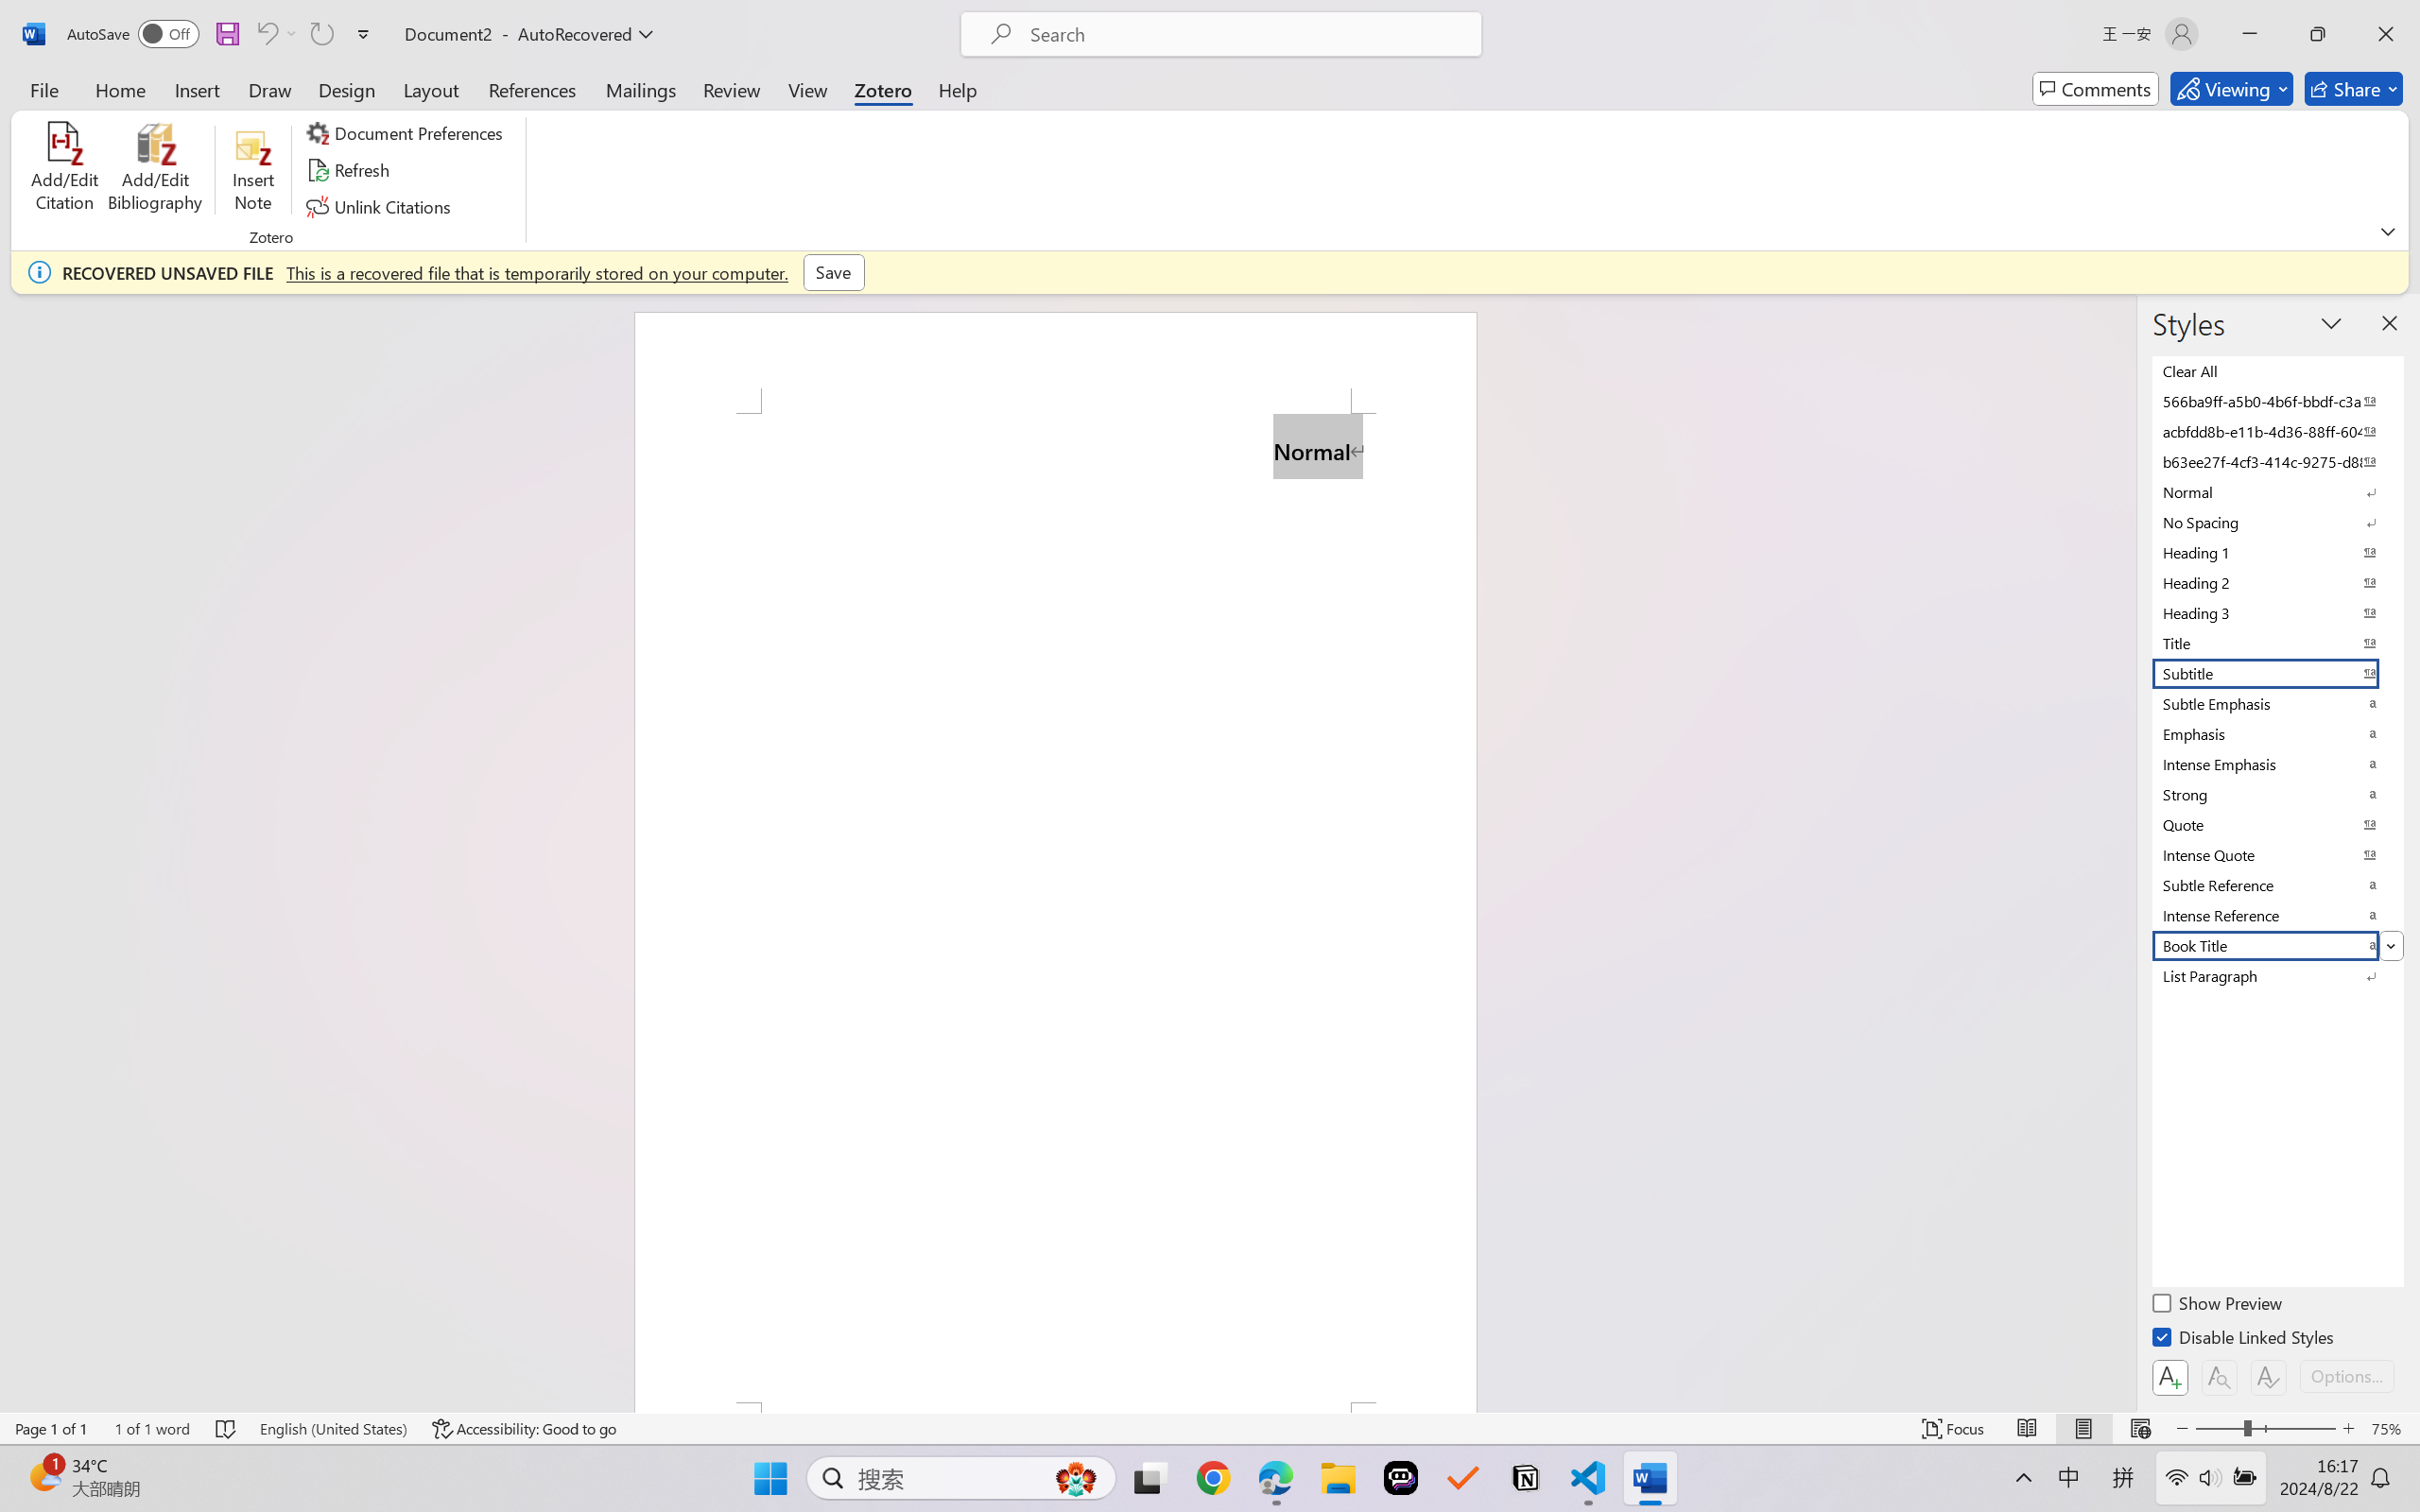  I want to click on 'Strong', so click(2275, 794).